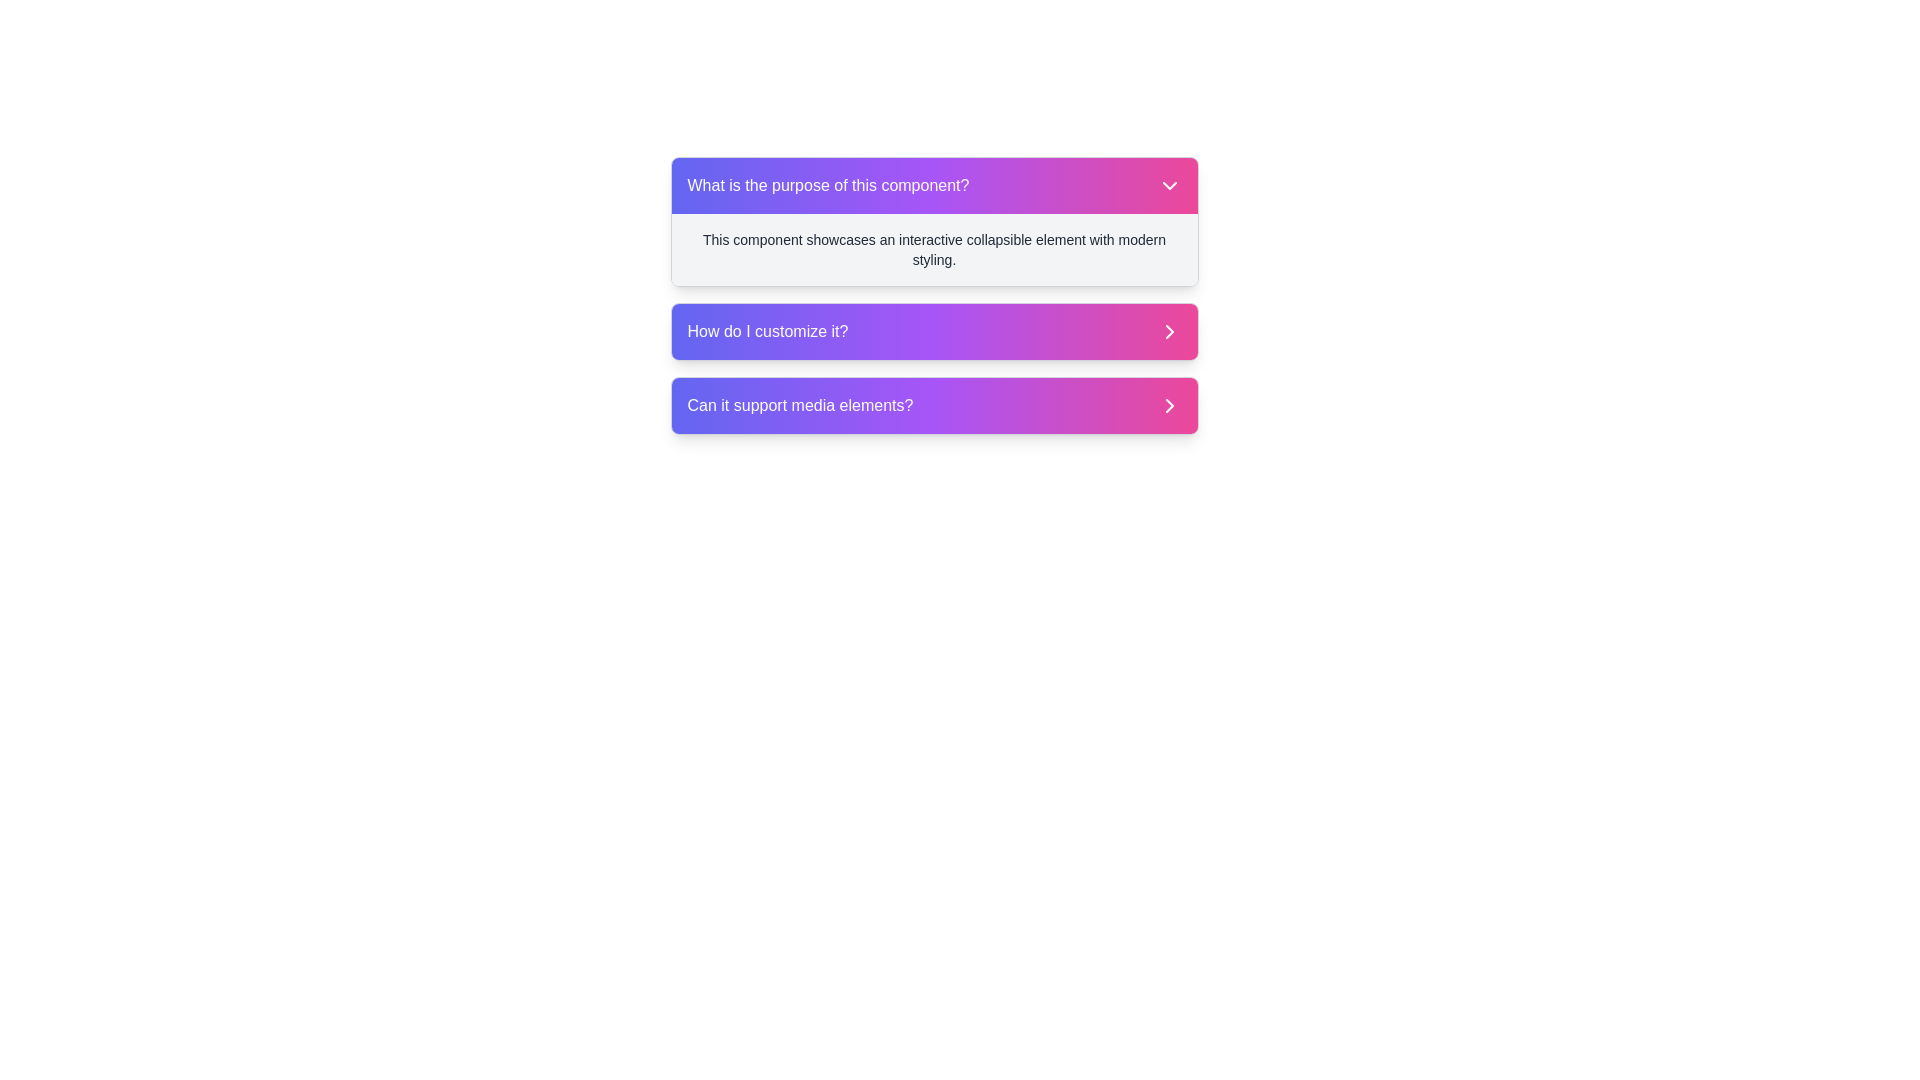 The width and height of the screenshot is (1920, 1080). Describe the element at coordinates (933, 185) in the screenshot. I see `the Collapsible Header that contains the text 'What is the purpose of this component?' and a chevron-down icon, which is a gradient-styled element located at the top of a vertical stack of components` at that location.